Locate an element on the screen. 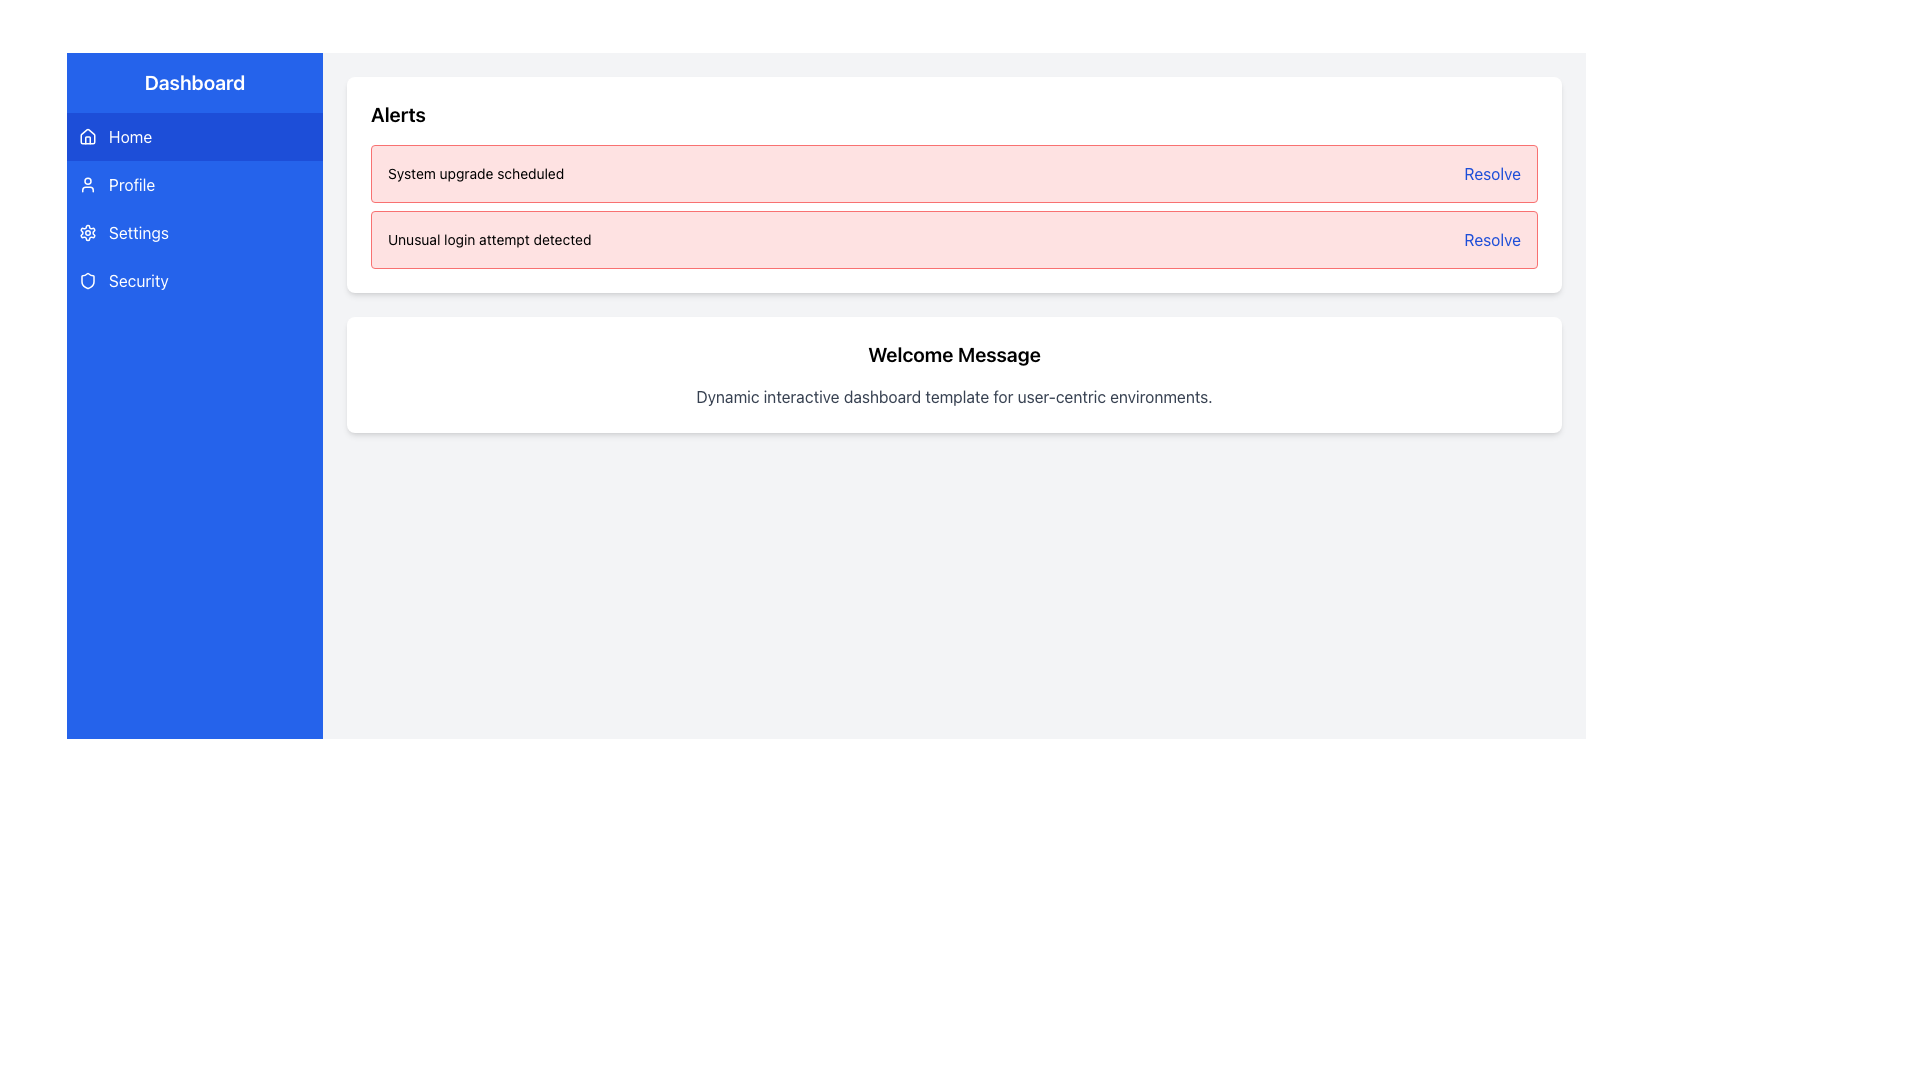 Image resolution: width=1920 pixels, height=1080 pixels. the 'Security' button in the vertical navigation menu, which is the fourth item down is located at coordinates (195, 281).